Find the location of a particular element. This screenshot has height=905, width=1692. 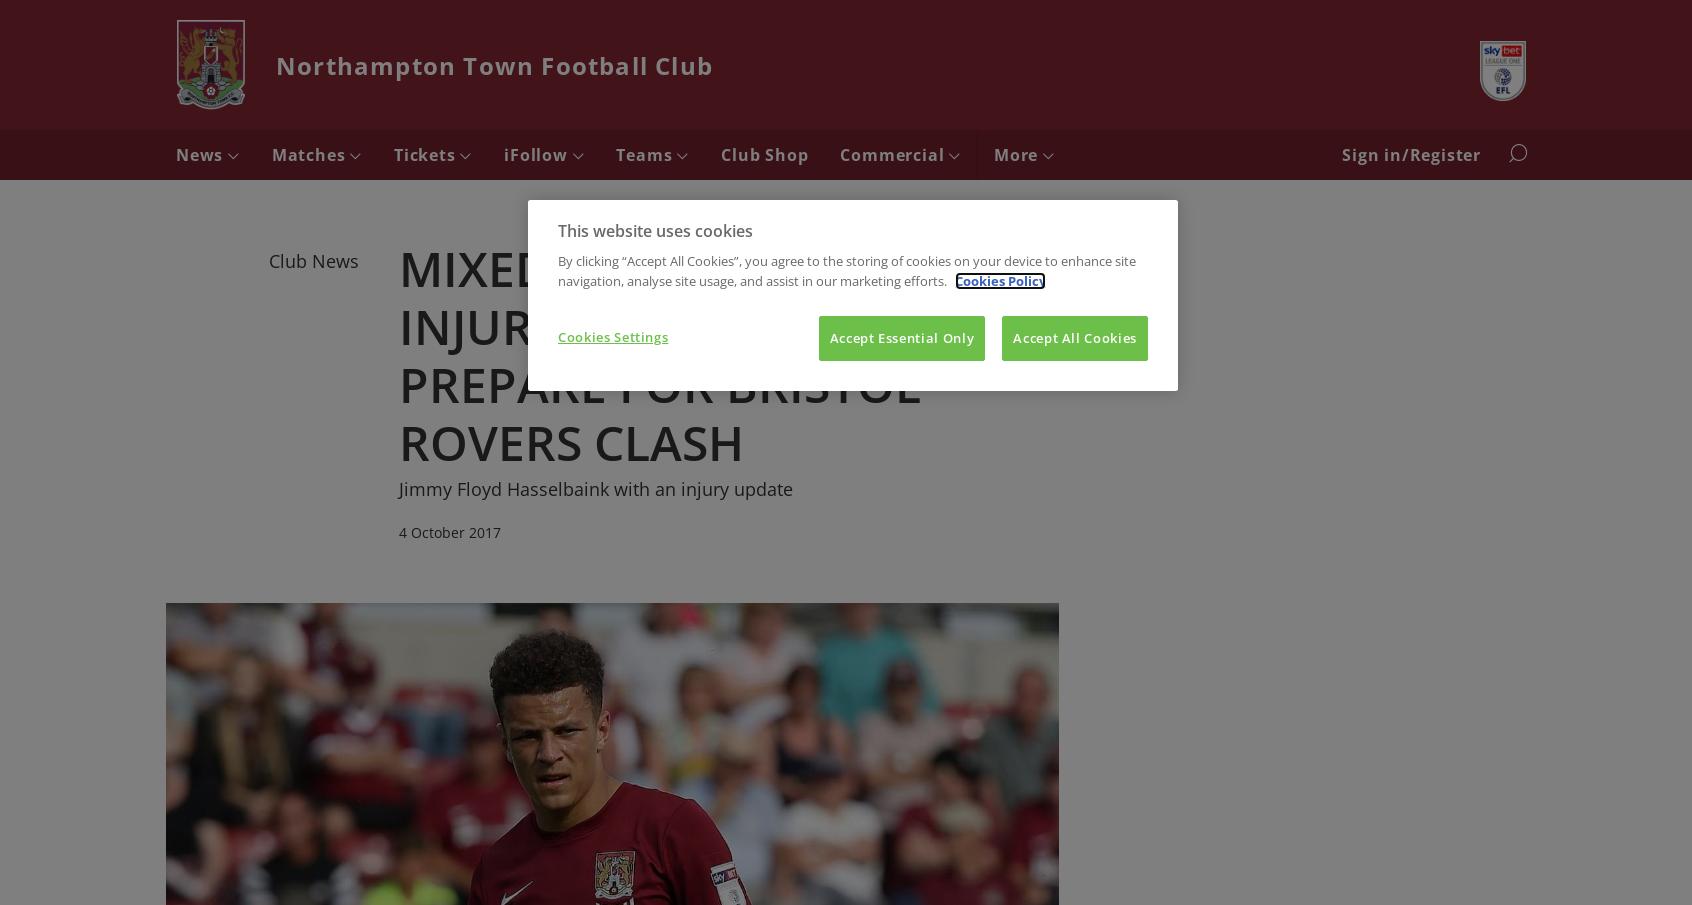

'Tickets' is located at coordinates (394, 155).